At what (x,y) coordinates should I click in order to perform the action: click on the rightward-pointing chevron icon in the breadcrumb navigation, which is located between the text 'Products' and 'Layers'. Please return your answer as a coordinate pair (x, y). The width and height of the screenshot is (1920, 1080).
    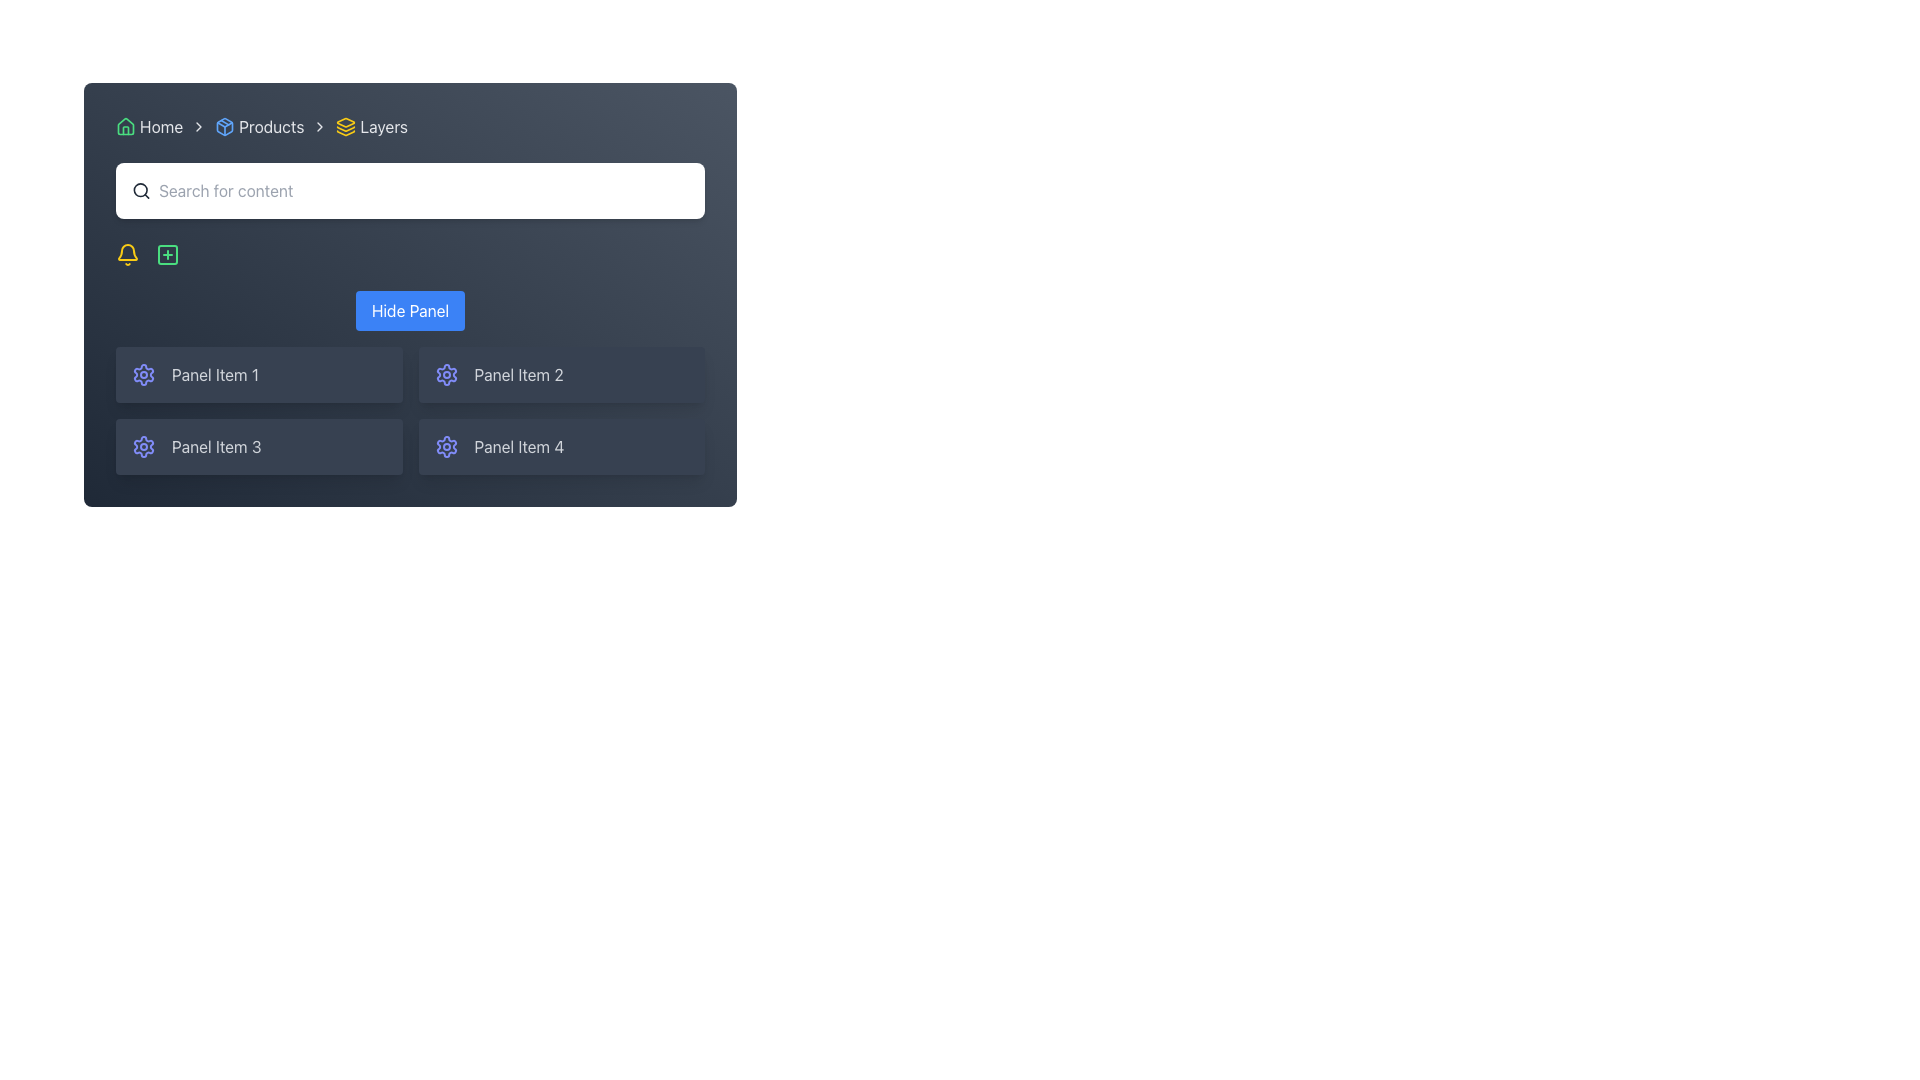
    Looking at the image, I should click on (320, 127).